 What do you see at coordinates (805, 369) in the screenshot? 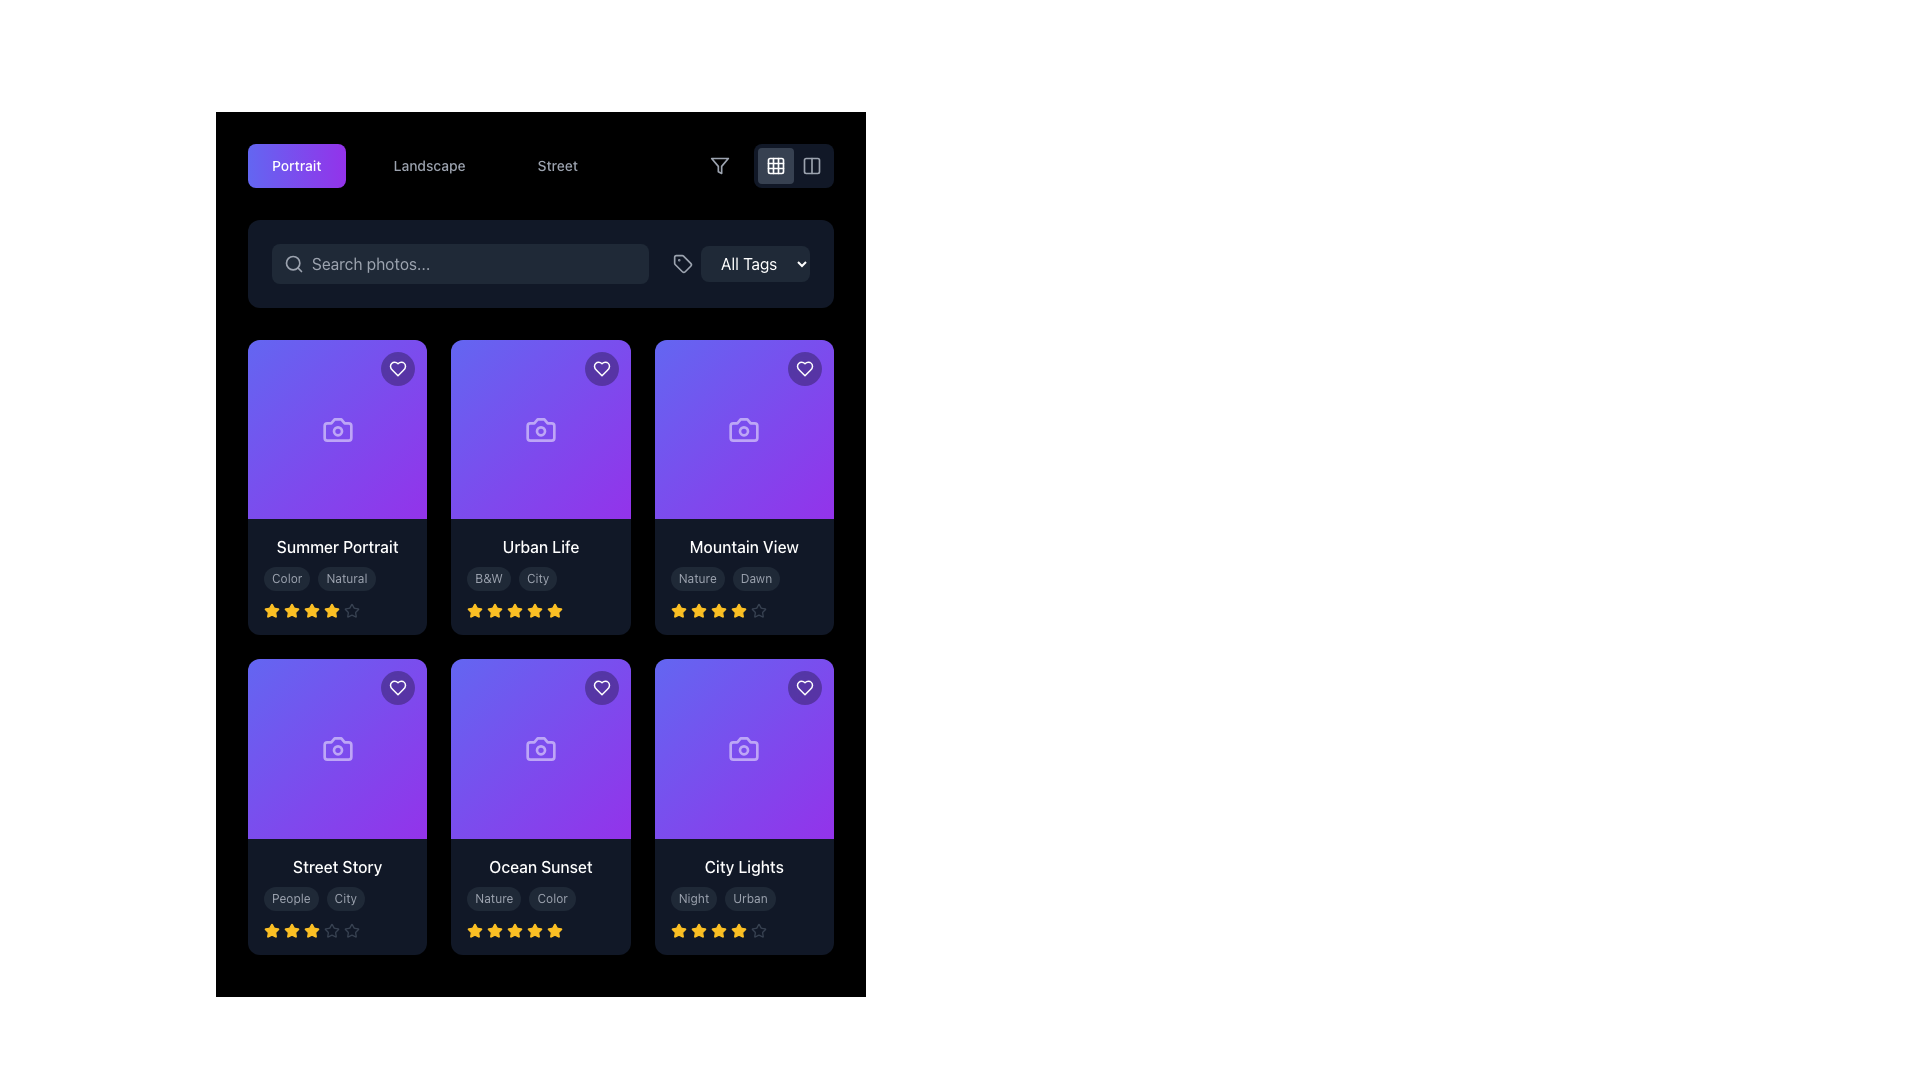
I see `the heart-shaped interactive icon located at the top-right corner of the 'Mountain View' card` at bounding box center [805, 369].